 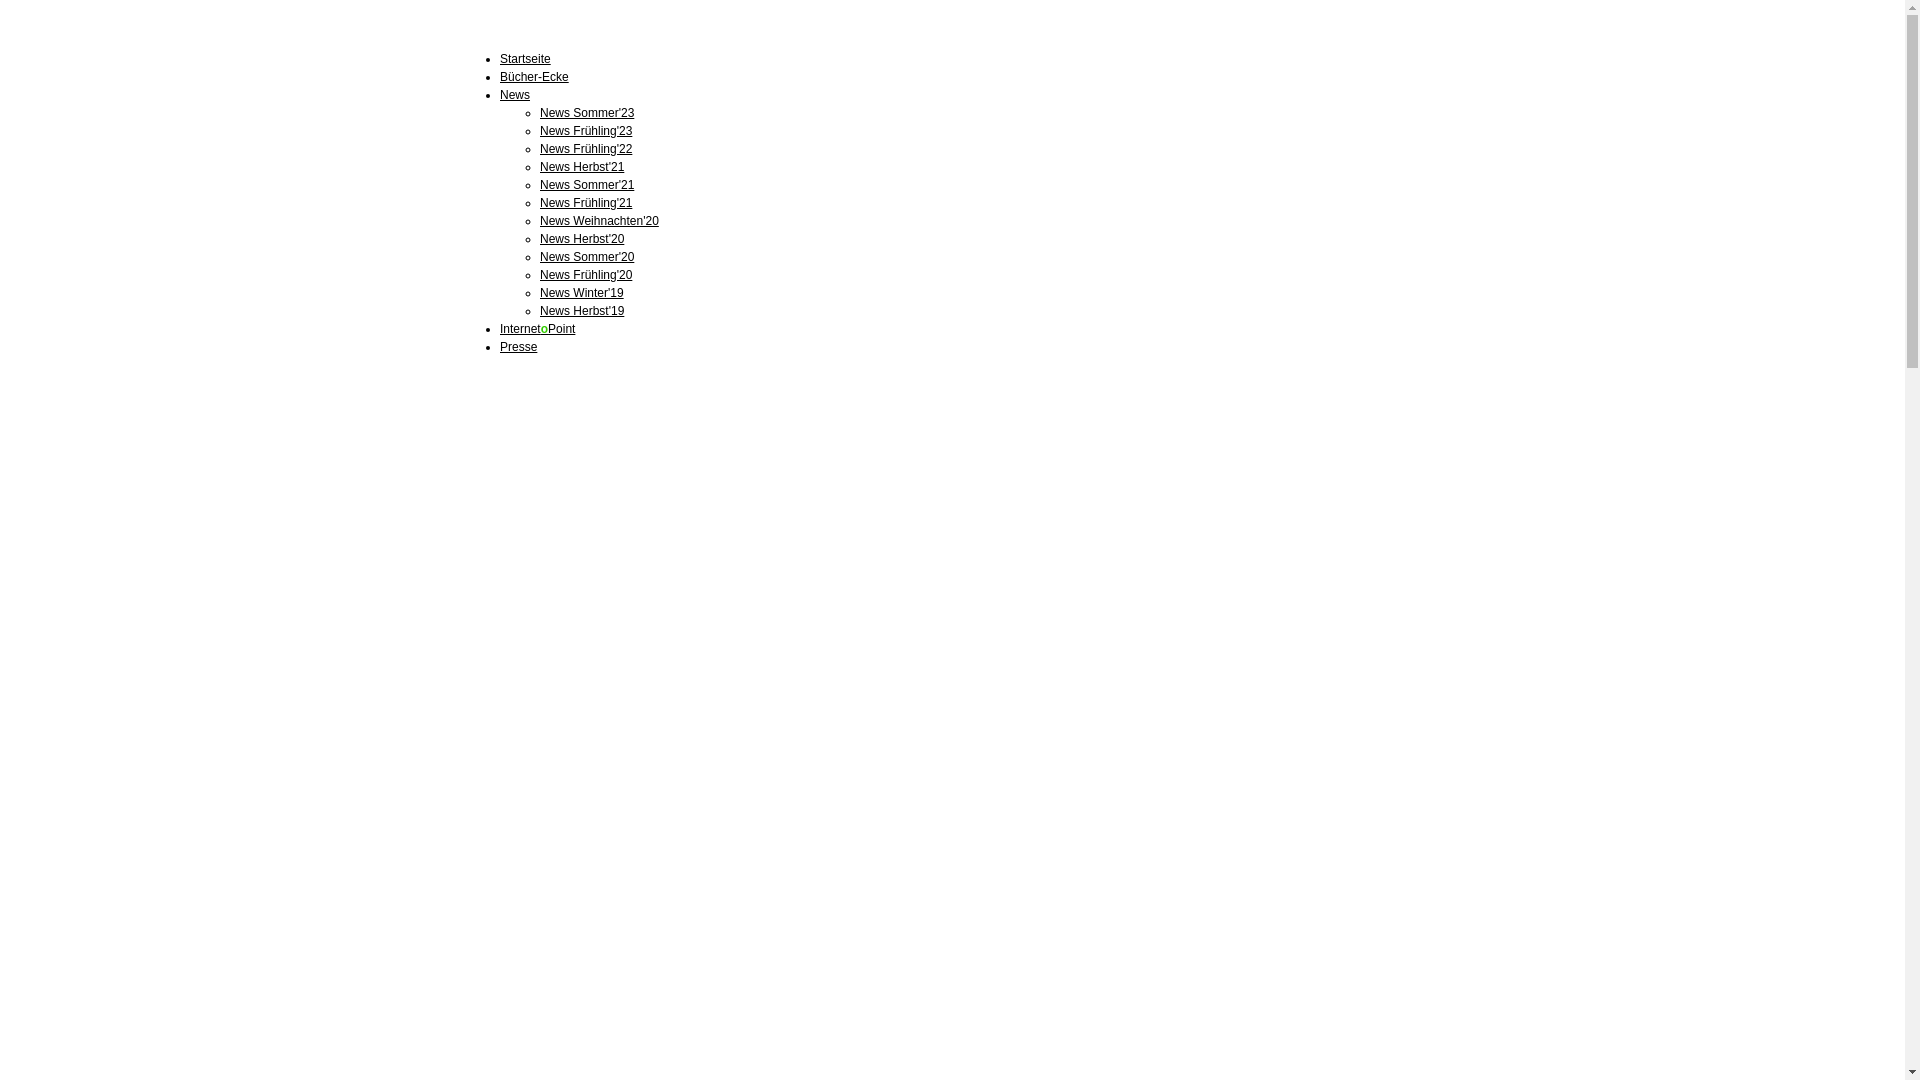 I want to click on 'InternetoPoint', so click(x=537, y=327).